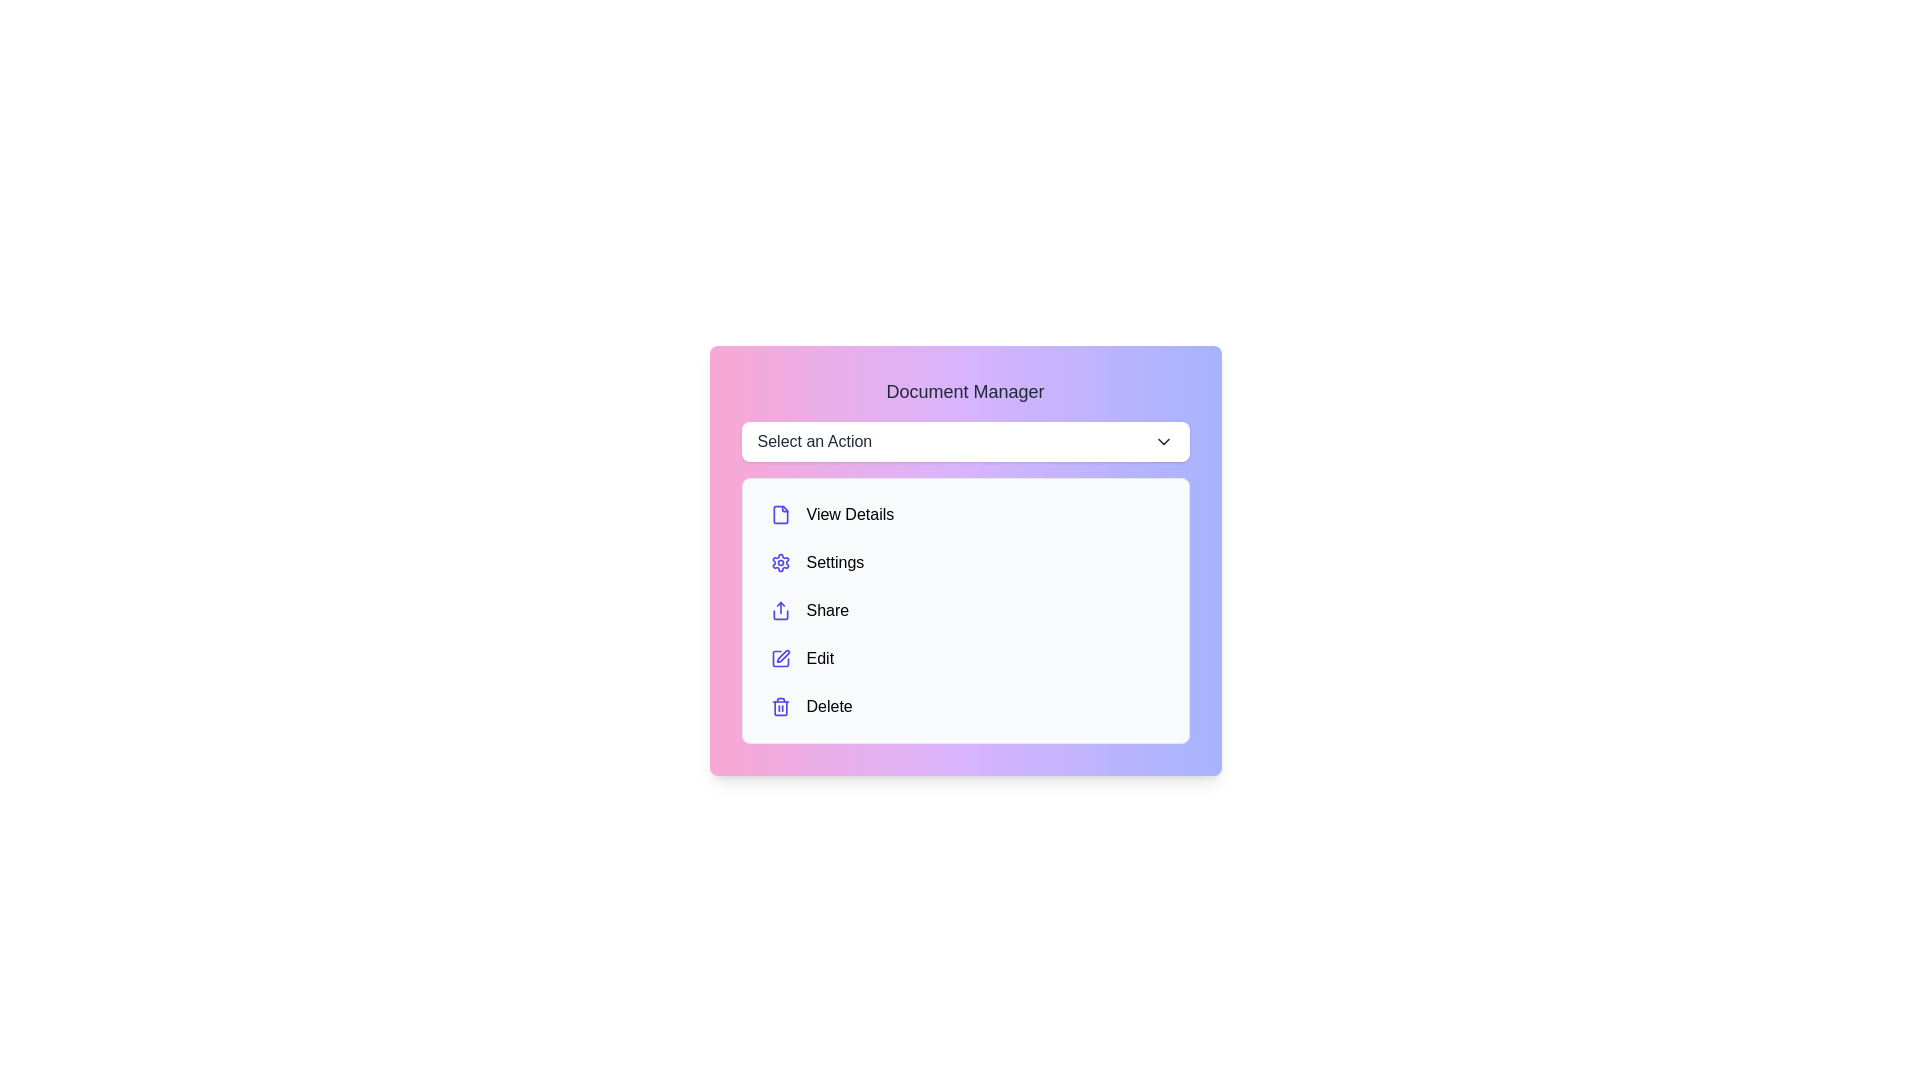 This screenshot has width=1920, height=1080. Describe the element at coordinates (829, 705) in the screenshot. I see `text label displaying 'Delete' located at the bottom of the vertical list of options in the white rectangular area of the UI card` at that location.